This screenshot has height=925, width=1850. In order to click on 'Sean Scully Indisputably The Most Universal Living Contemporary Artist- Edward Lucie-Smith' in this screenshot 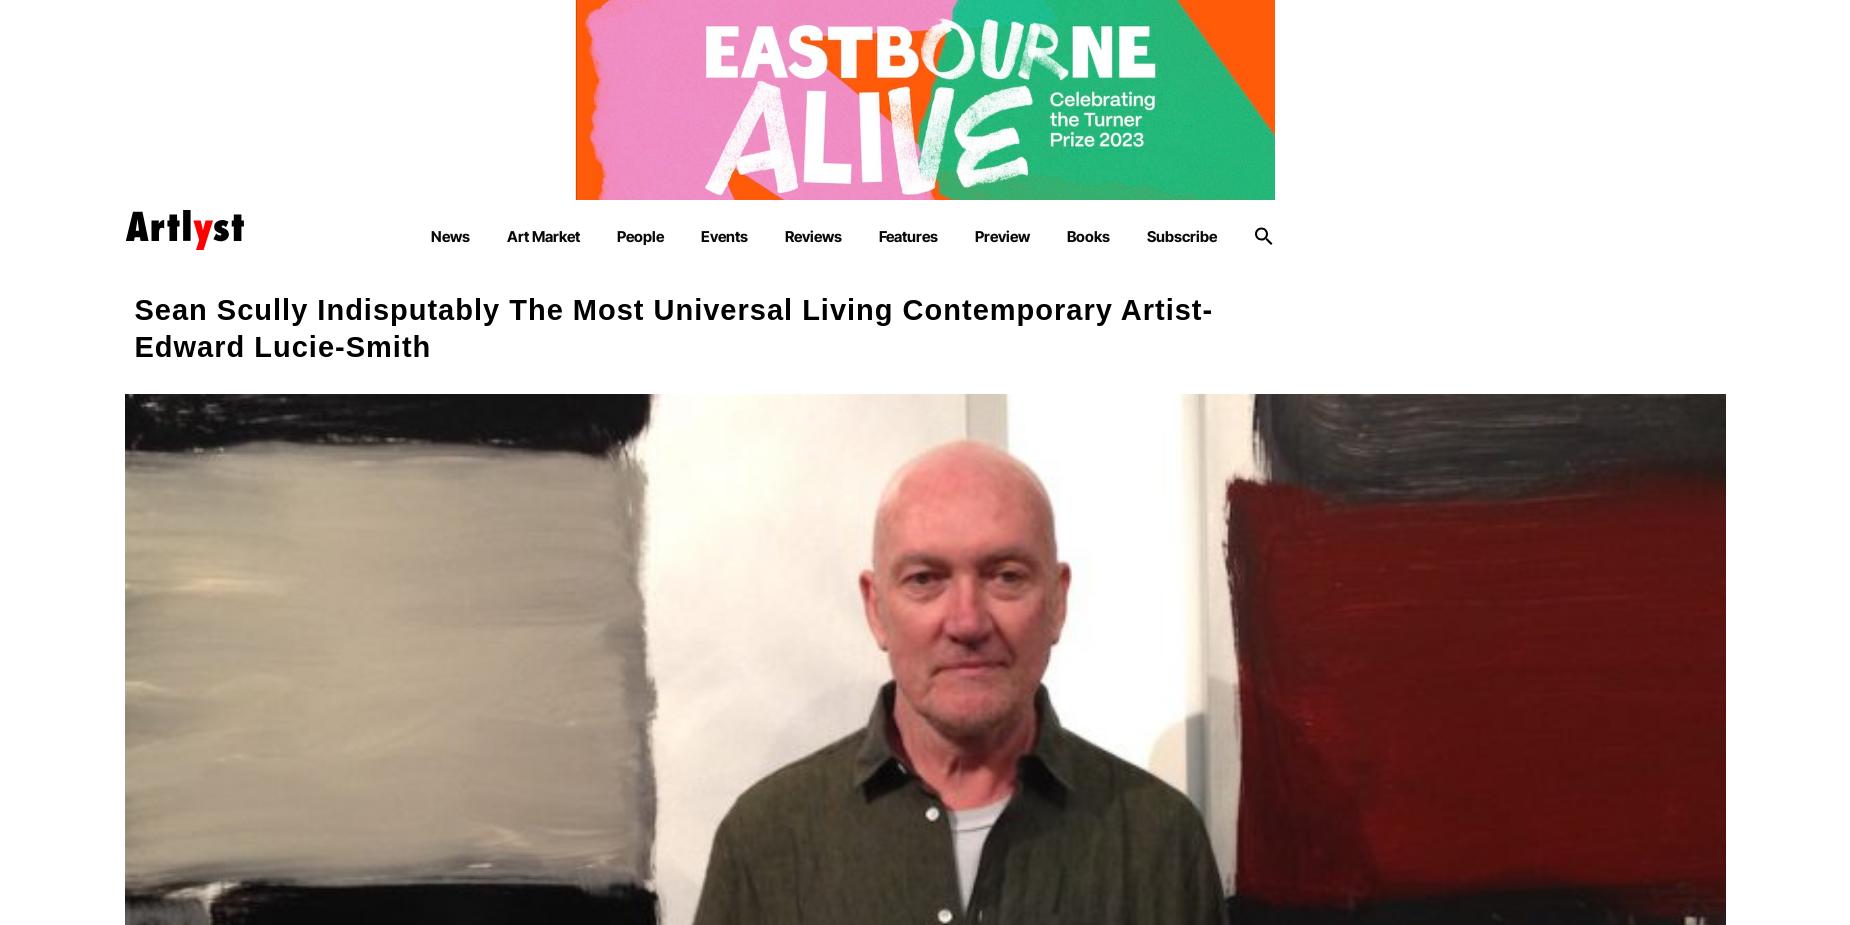, I will do `click(132, 327)`.